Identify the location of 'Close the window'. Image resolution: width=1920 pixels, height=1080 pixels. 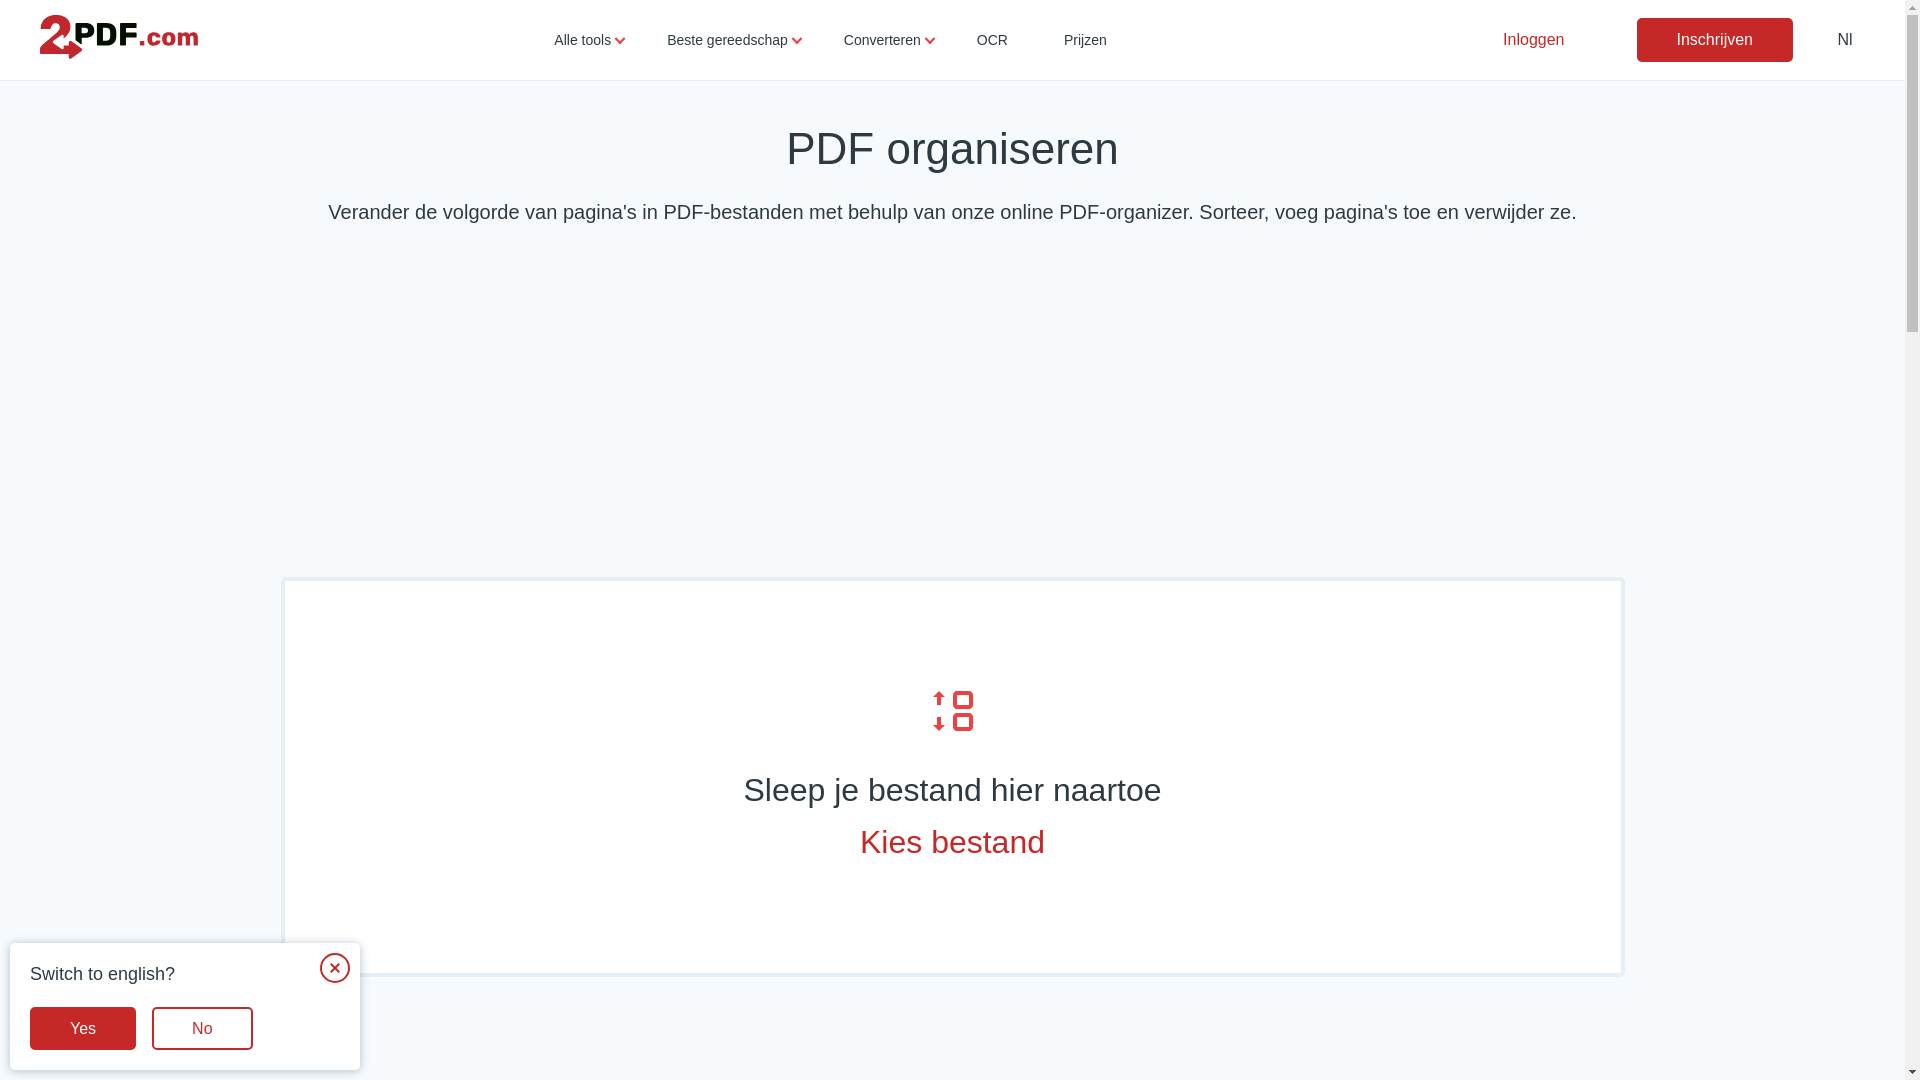
(335, 967).